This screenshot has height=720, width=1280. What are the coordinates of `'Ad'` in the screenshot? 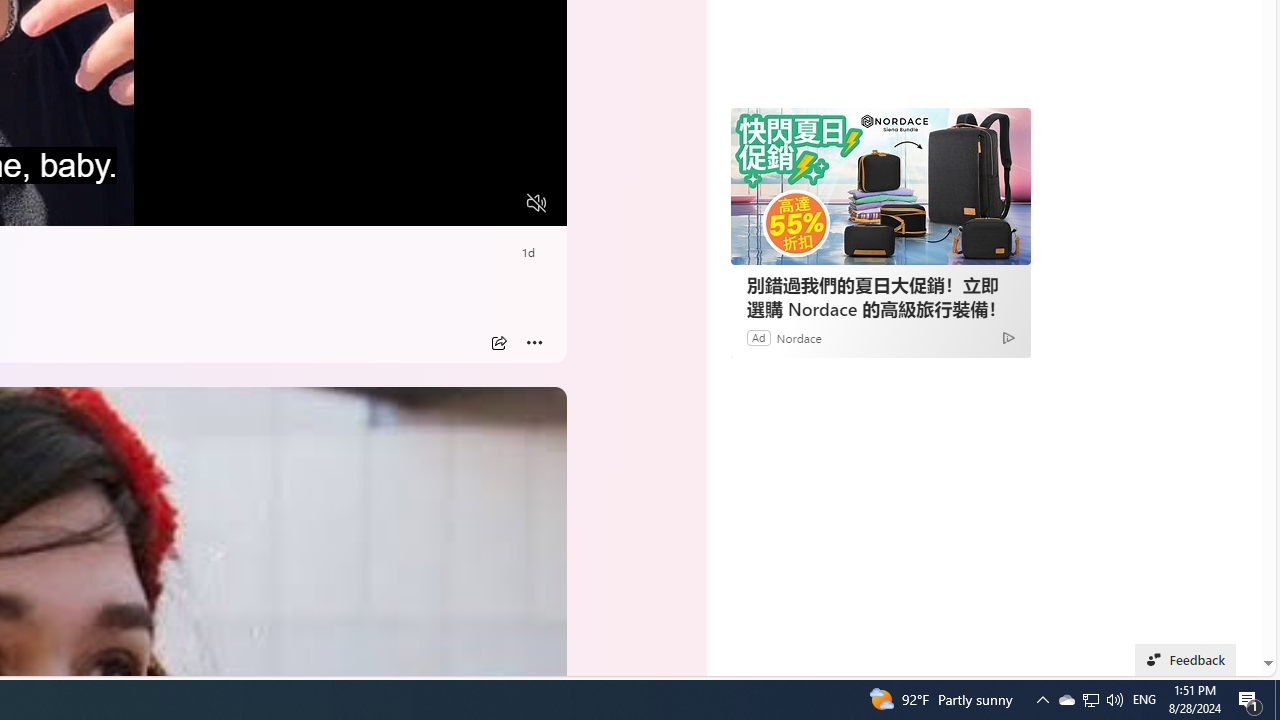 It's located at (757, 336).